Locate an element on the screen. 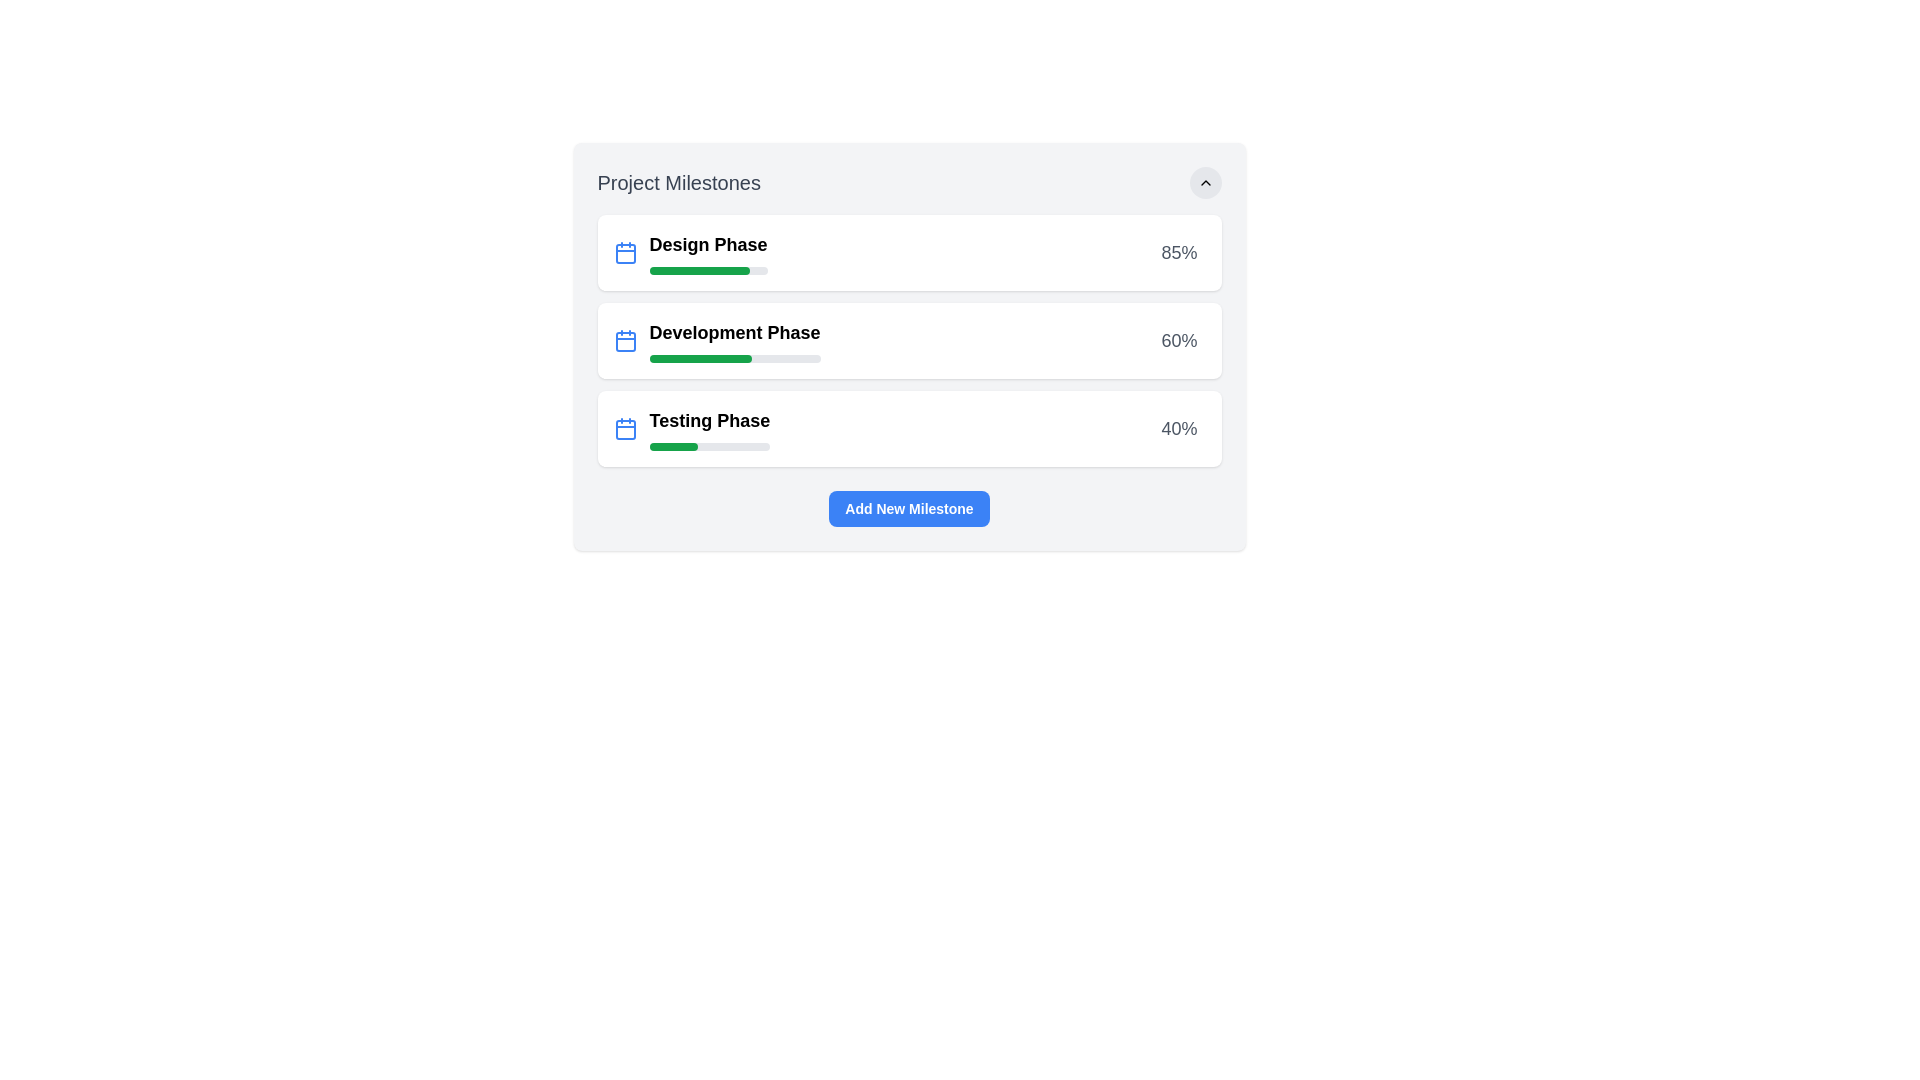  the milestone element labeled 'Design Phase' that includes a calendar icon and a green progress bar is located at coordinates (690, 252).